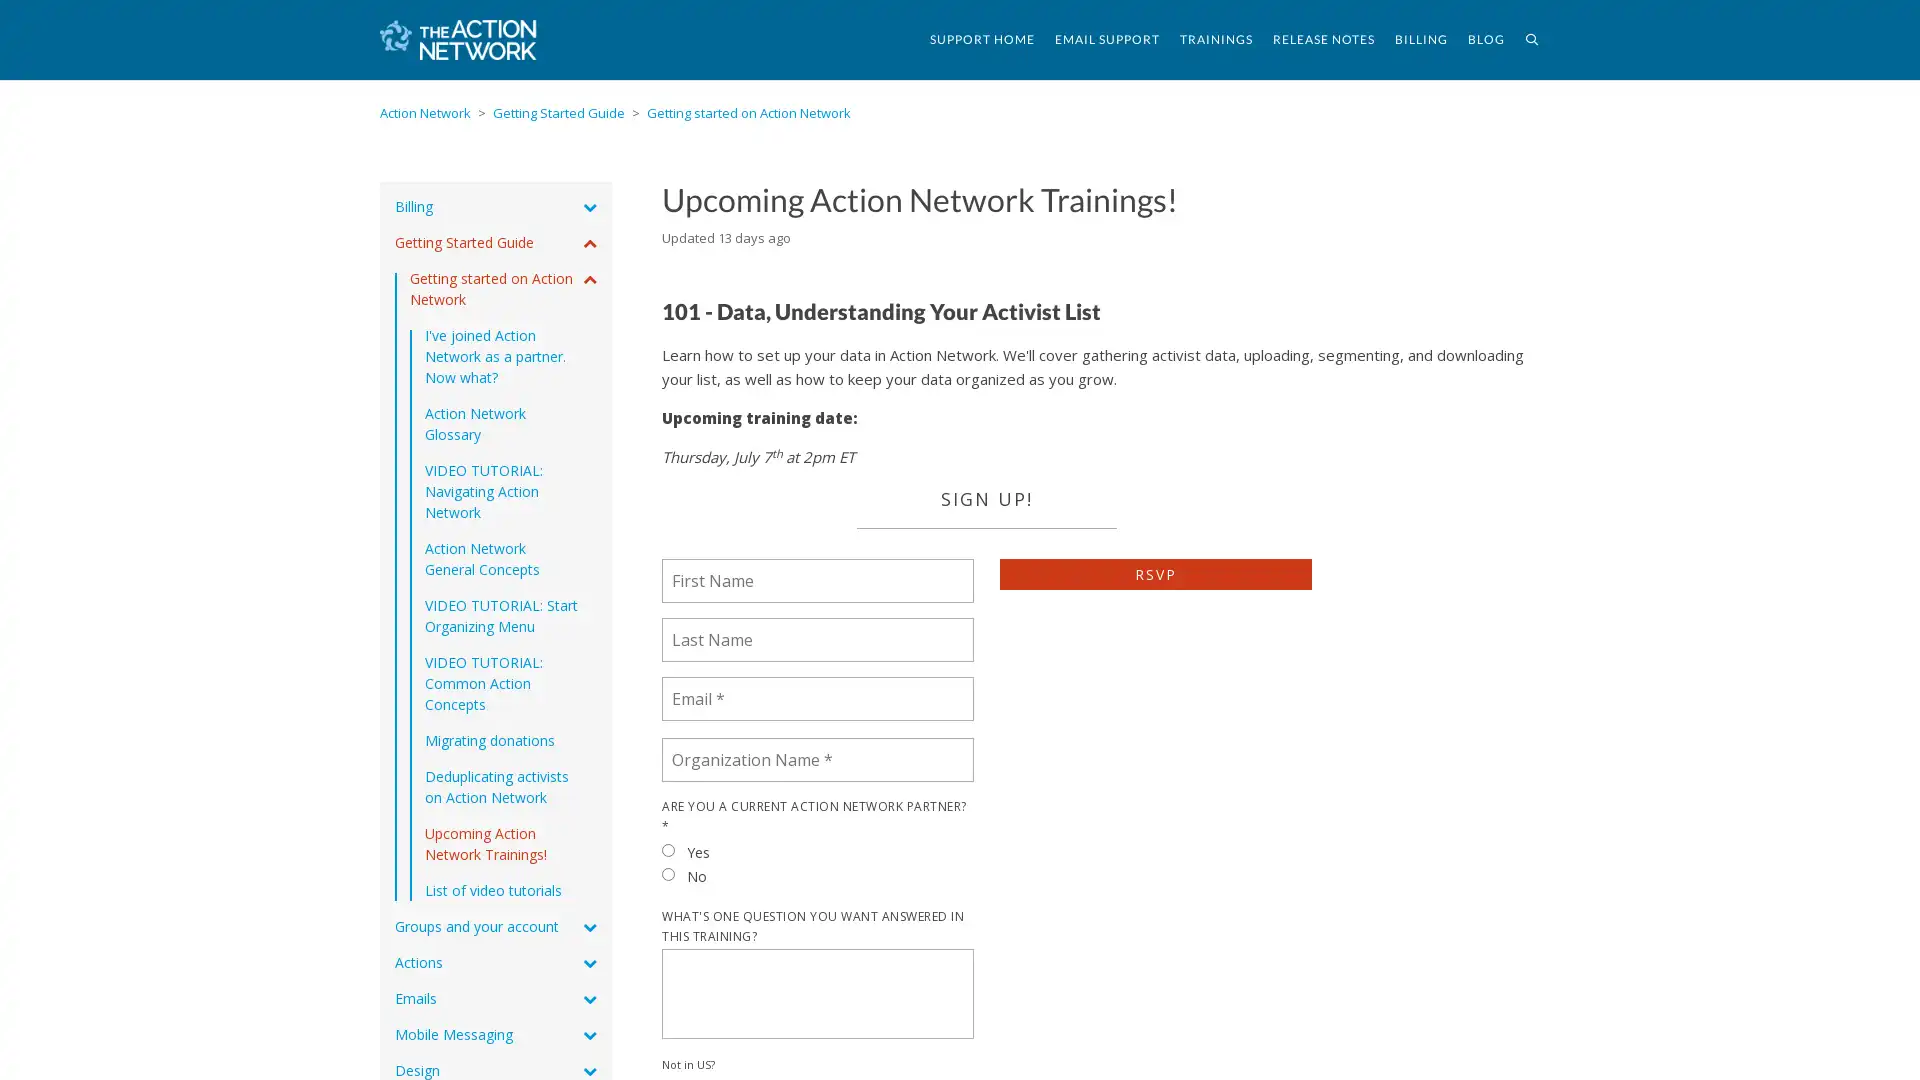 The height and width of the screenshot is (1080, 1920). Describe the element at coordinates (1156, 574) in the screenshot. I see `RSVP` at that location.